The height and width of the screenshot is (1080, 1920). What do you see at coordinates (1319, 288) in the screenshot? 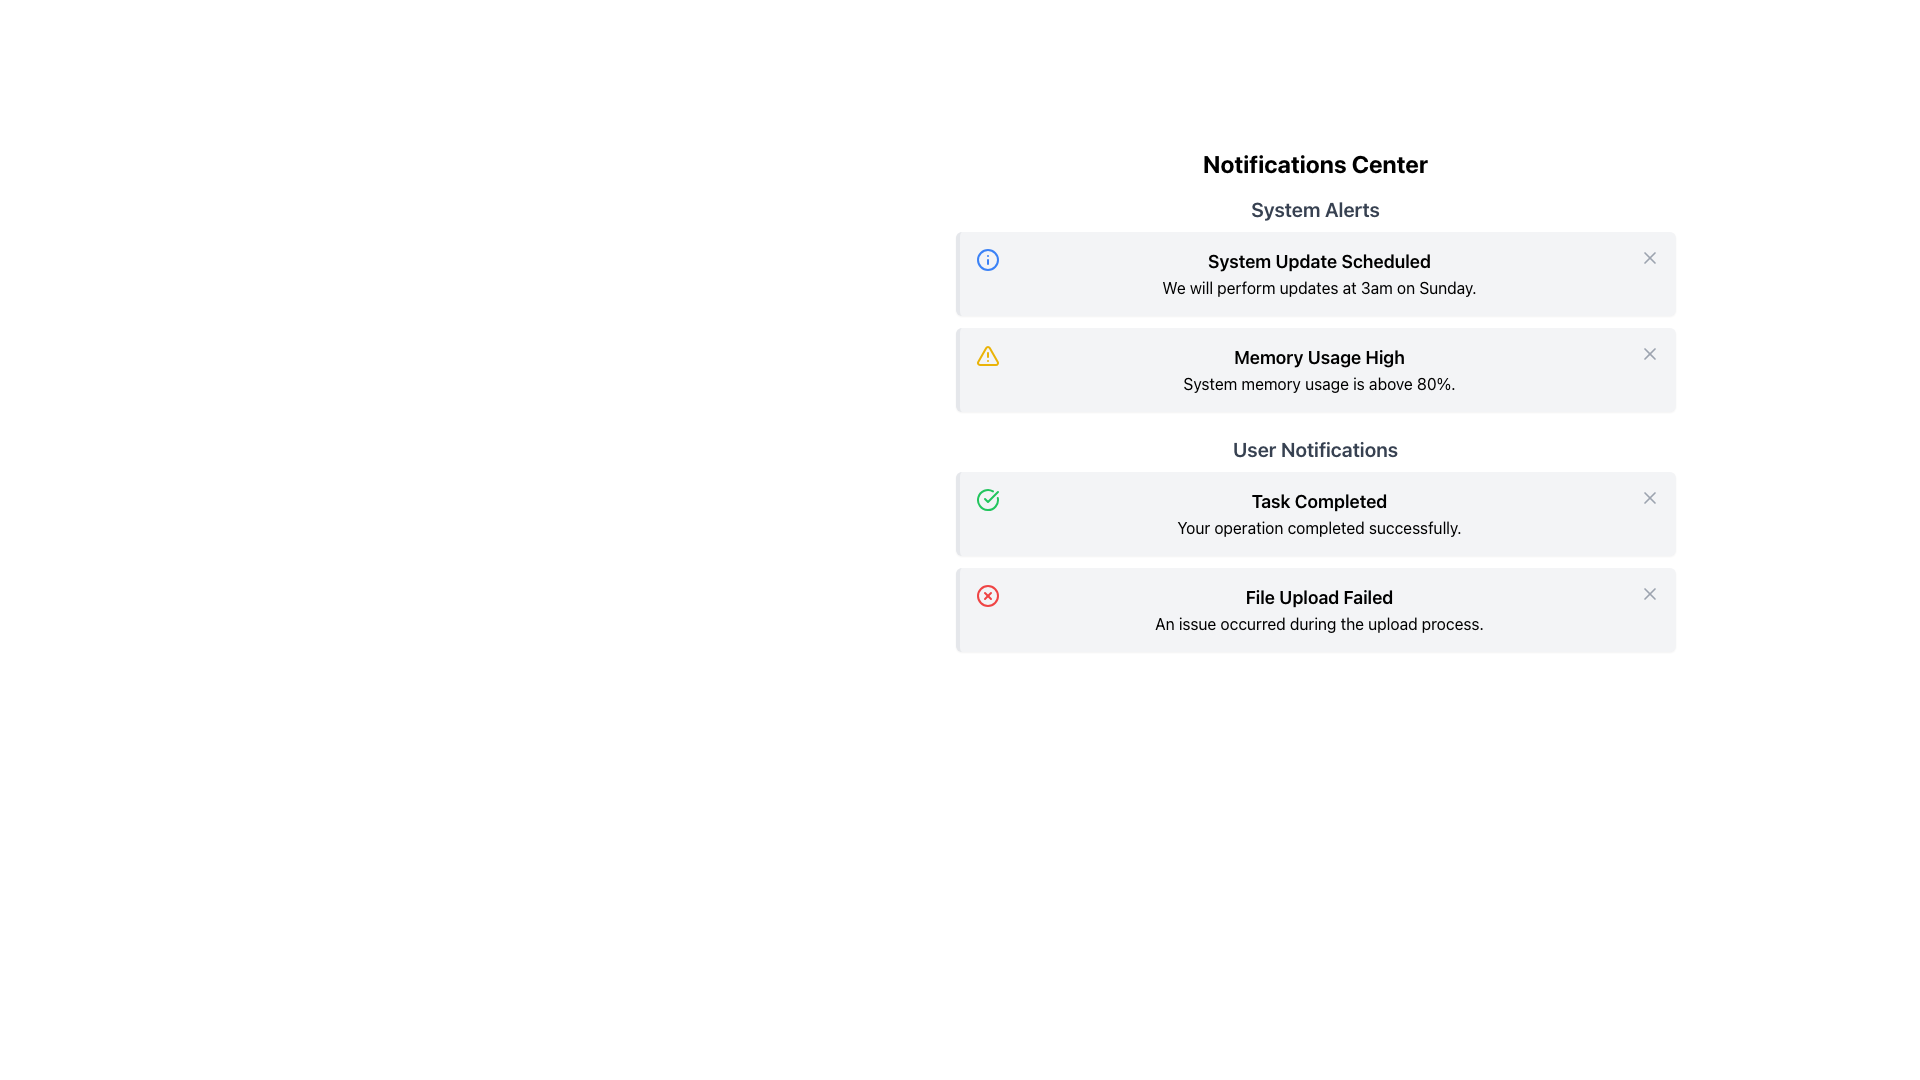
I see `the static text displaying 'We will perform updates at 3am on Sunday.' located in the notification titled 'System Update Scheduled'` at bounding box center [1319, 288].